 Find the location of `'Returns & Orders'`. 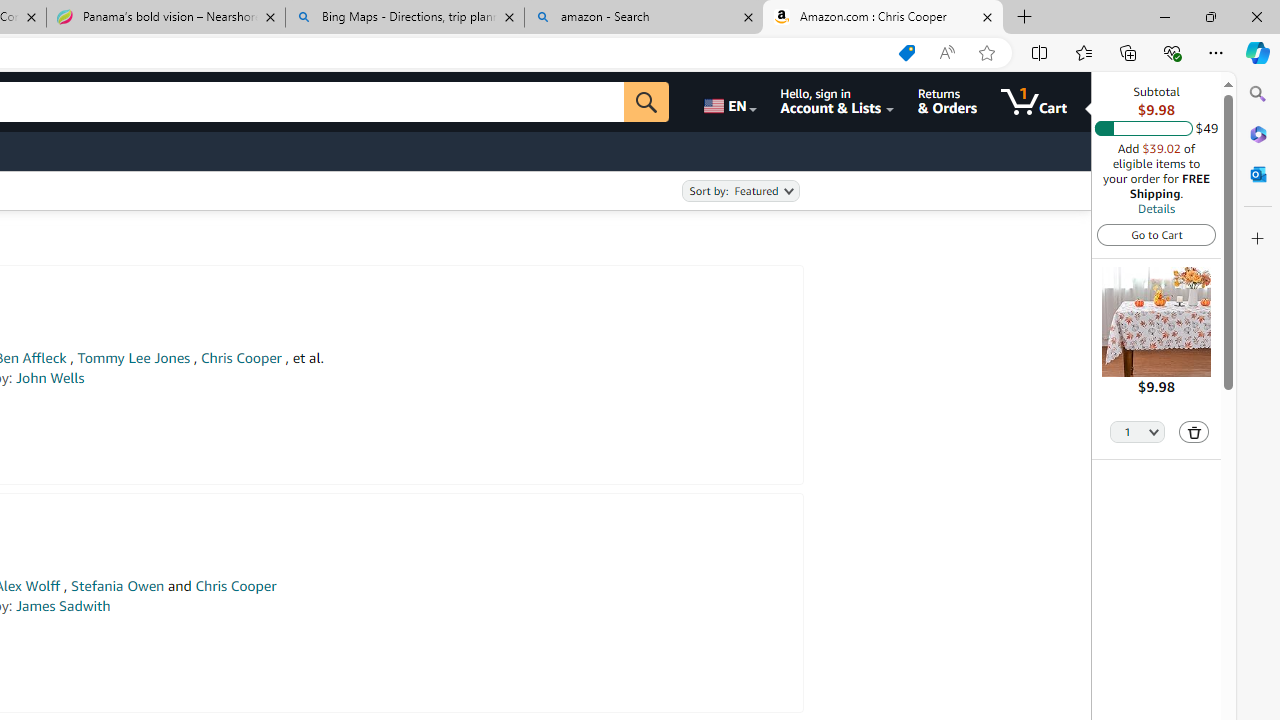

'Returns & Orders' is located at coordinates (946, 101).